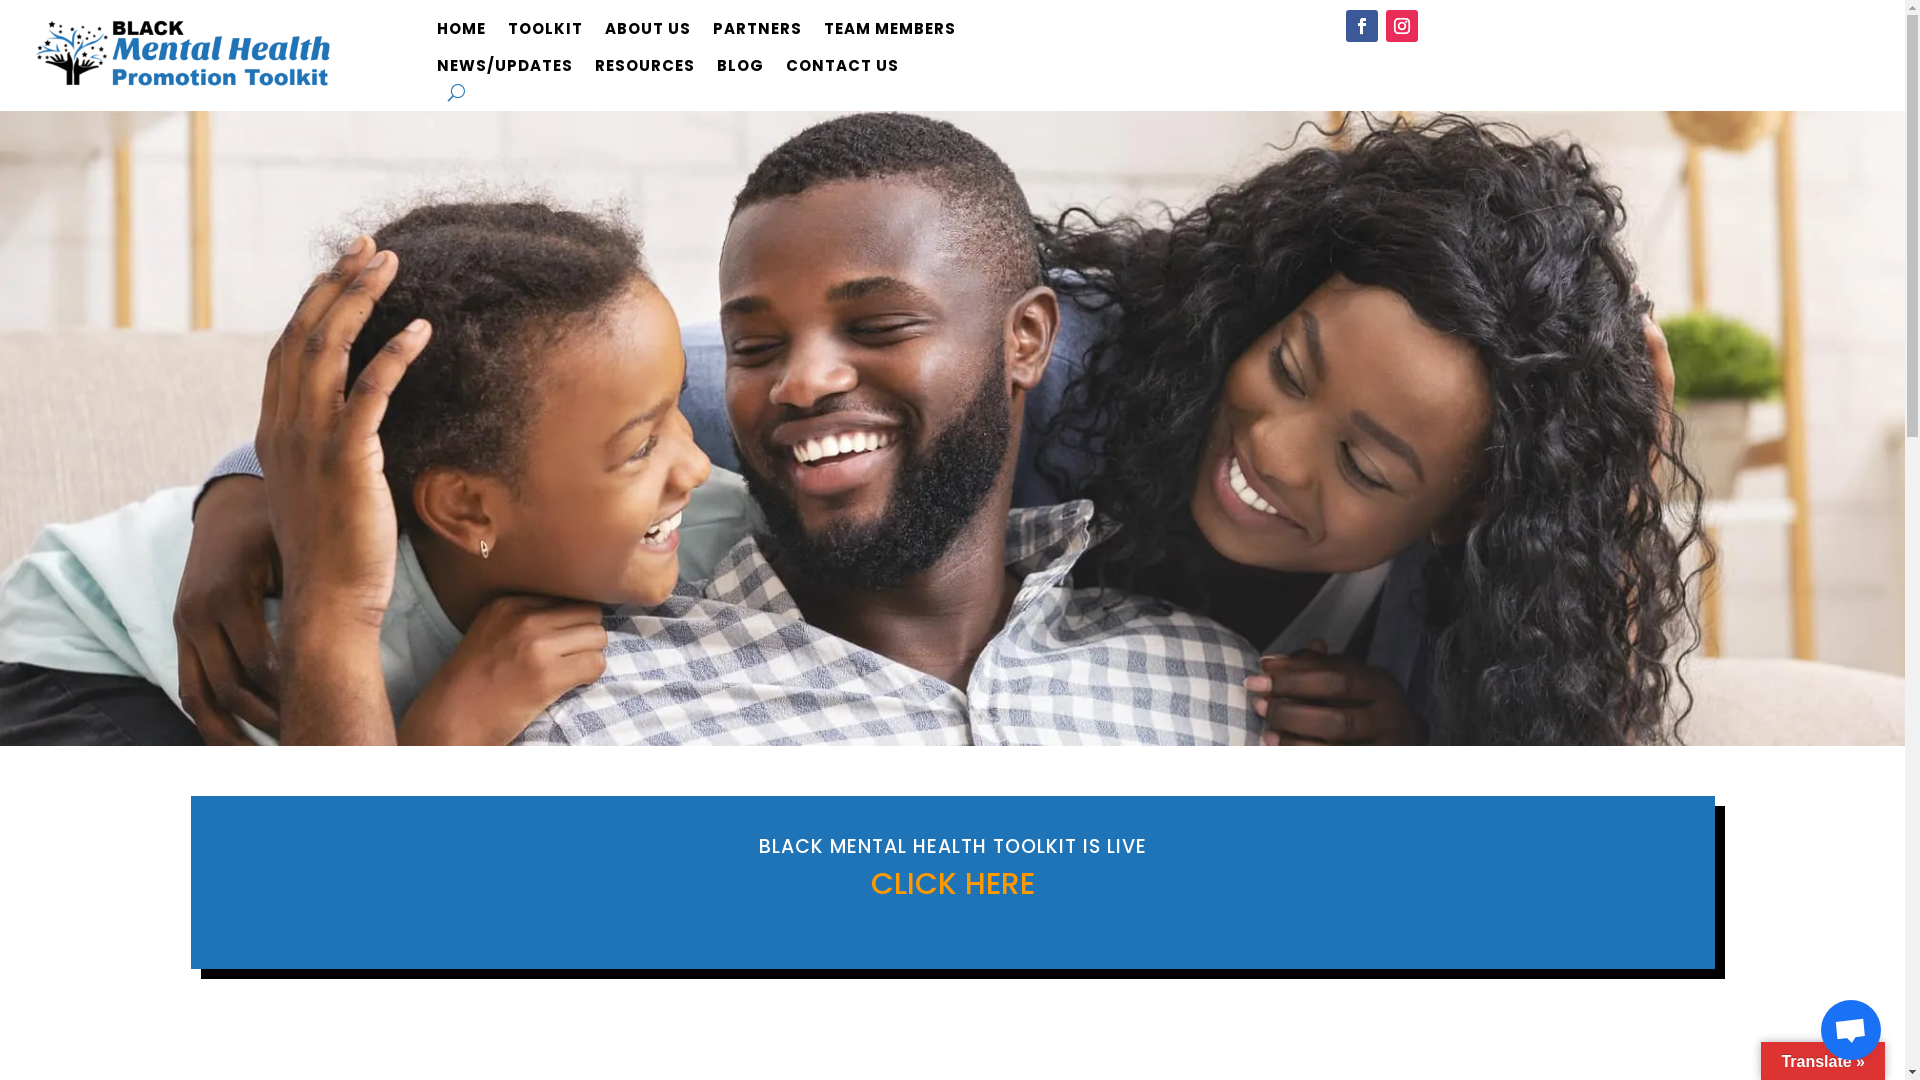  What do you see at coordinates (950, 882) in the screenshot?
I see `'CLICK HERE'` at bounding box center [950, 882].